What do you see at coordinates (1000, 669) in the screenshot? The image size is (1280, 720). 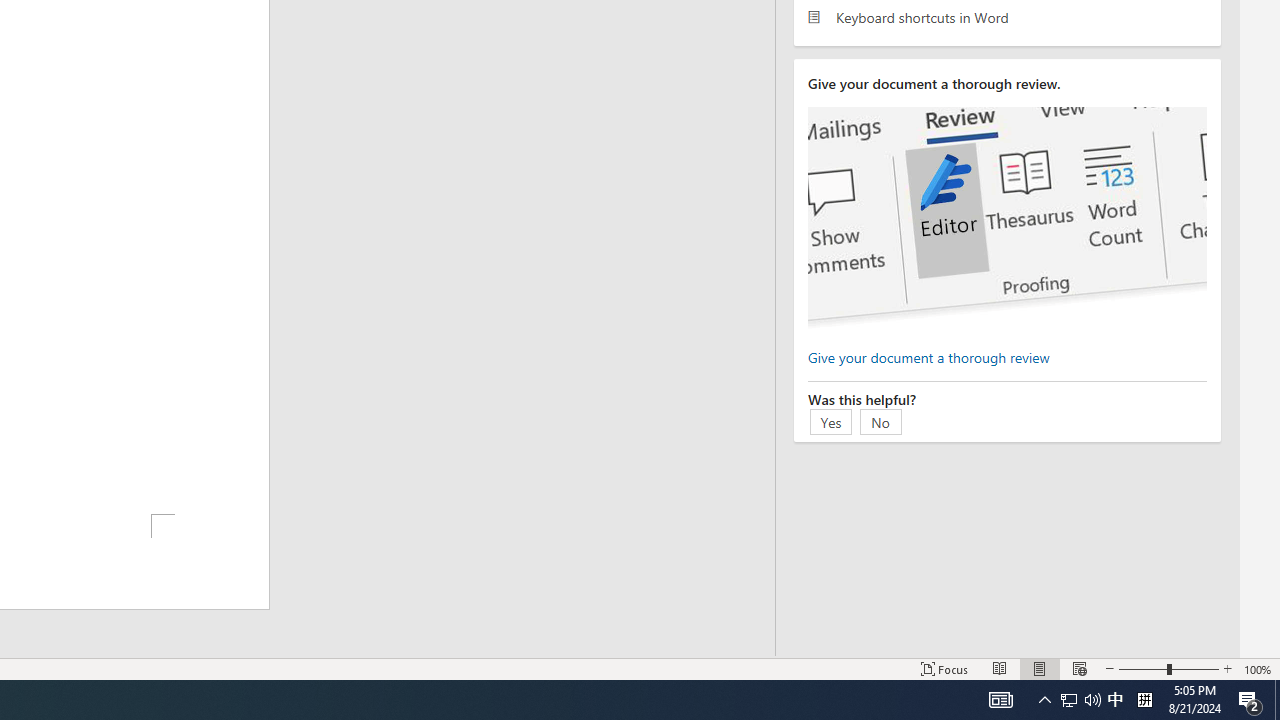 I see `'Read Mode'` at bounding box center [1000, 669].